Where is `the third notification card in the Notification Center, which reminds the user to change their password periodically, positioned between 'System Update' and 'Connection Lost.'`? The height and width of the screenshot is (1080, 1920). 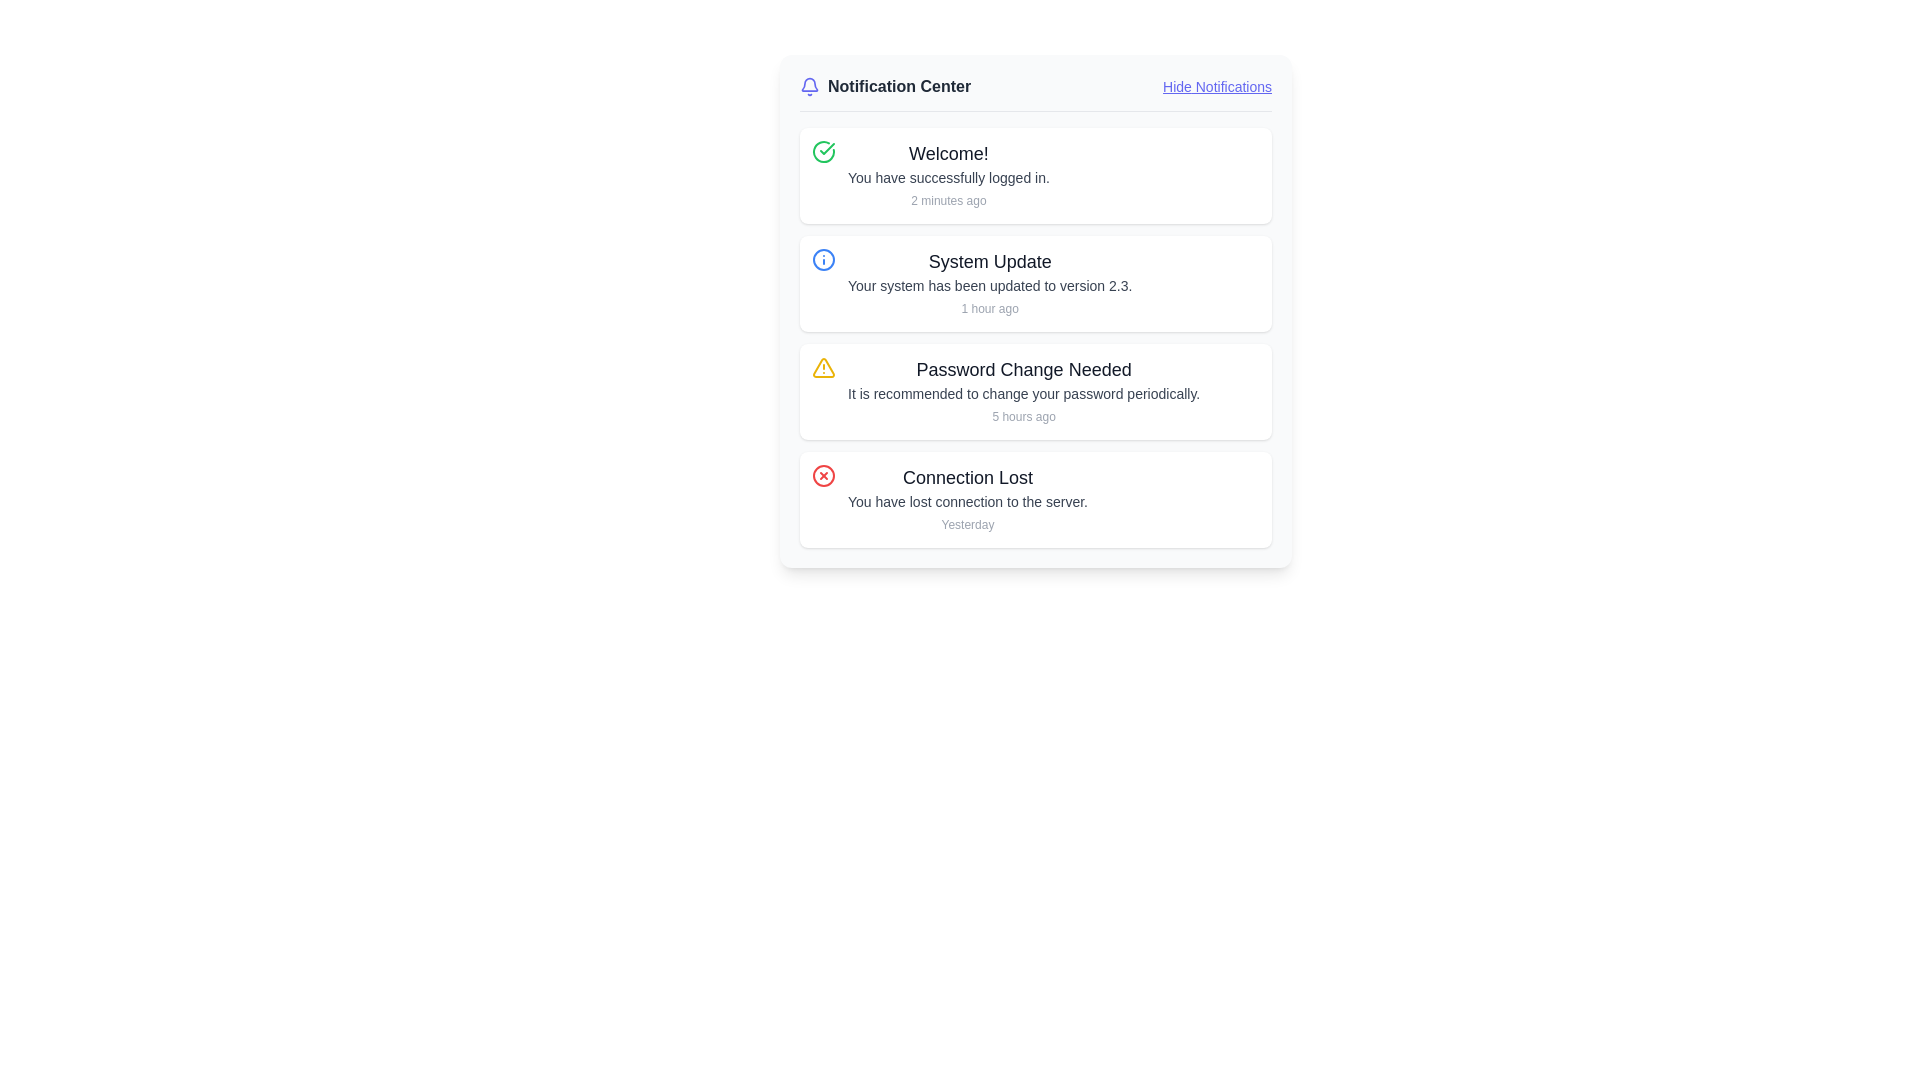 the third notification card in the Notification Center, which reminds the user to change their password periodically, positioned between 'System Update' and 'Connection Lost.' is located at coordinates (1036, 392).